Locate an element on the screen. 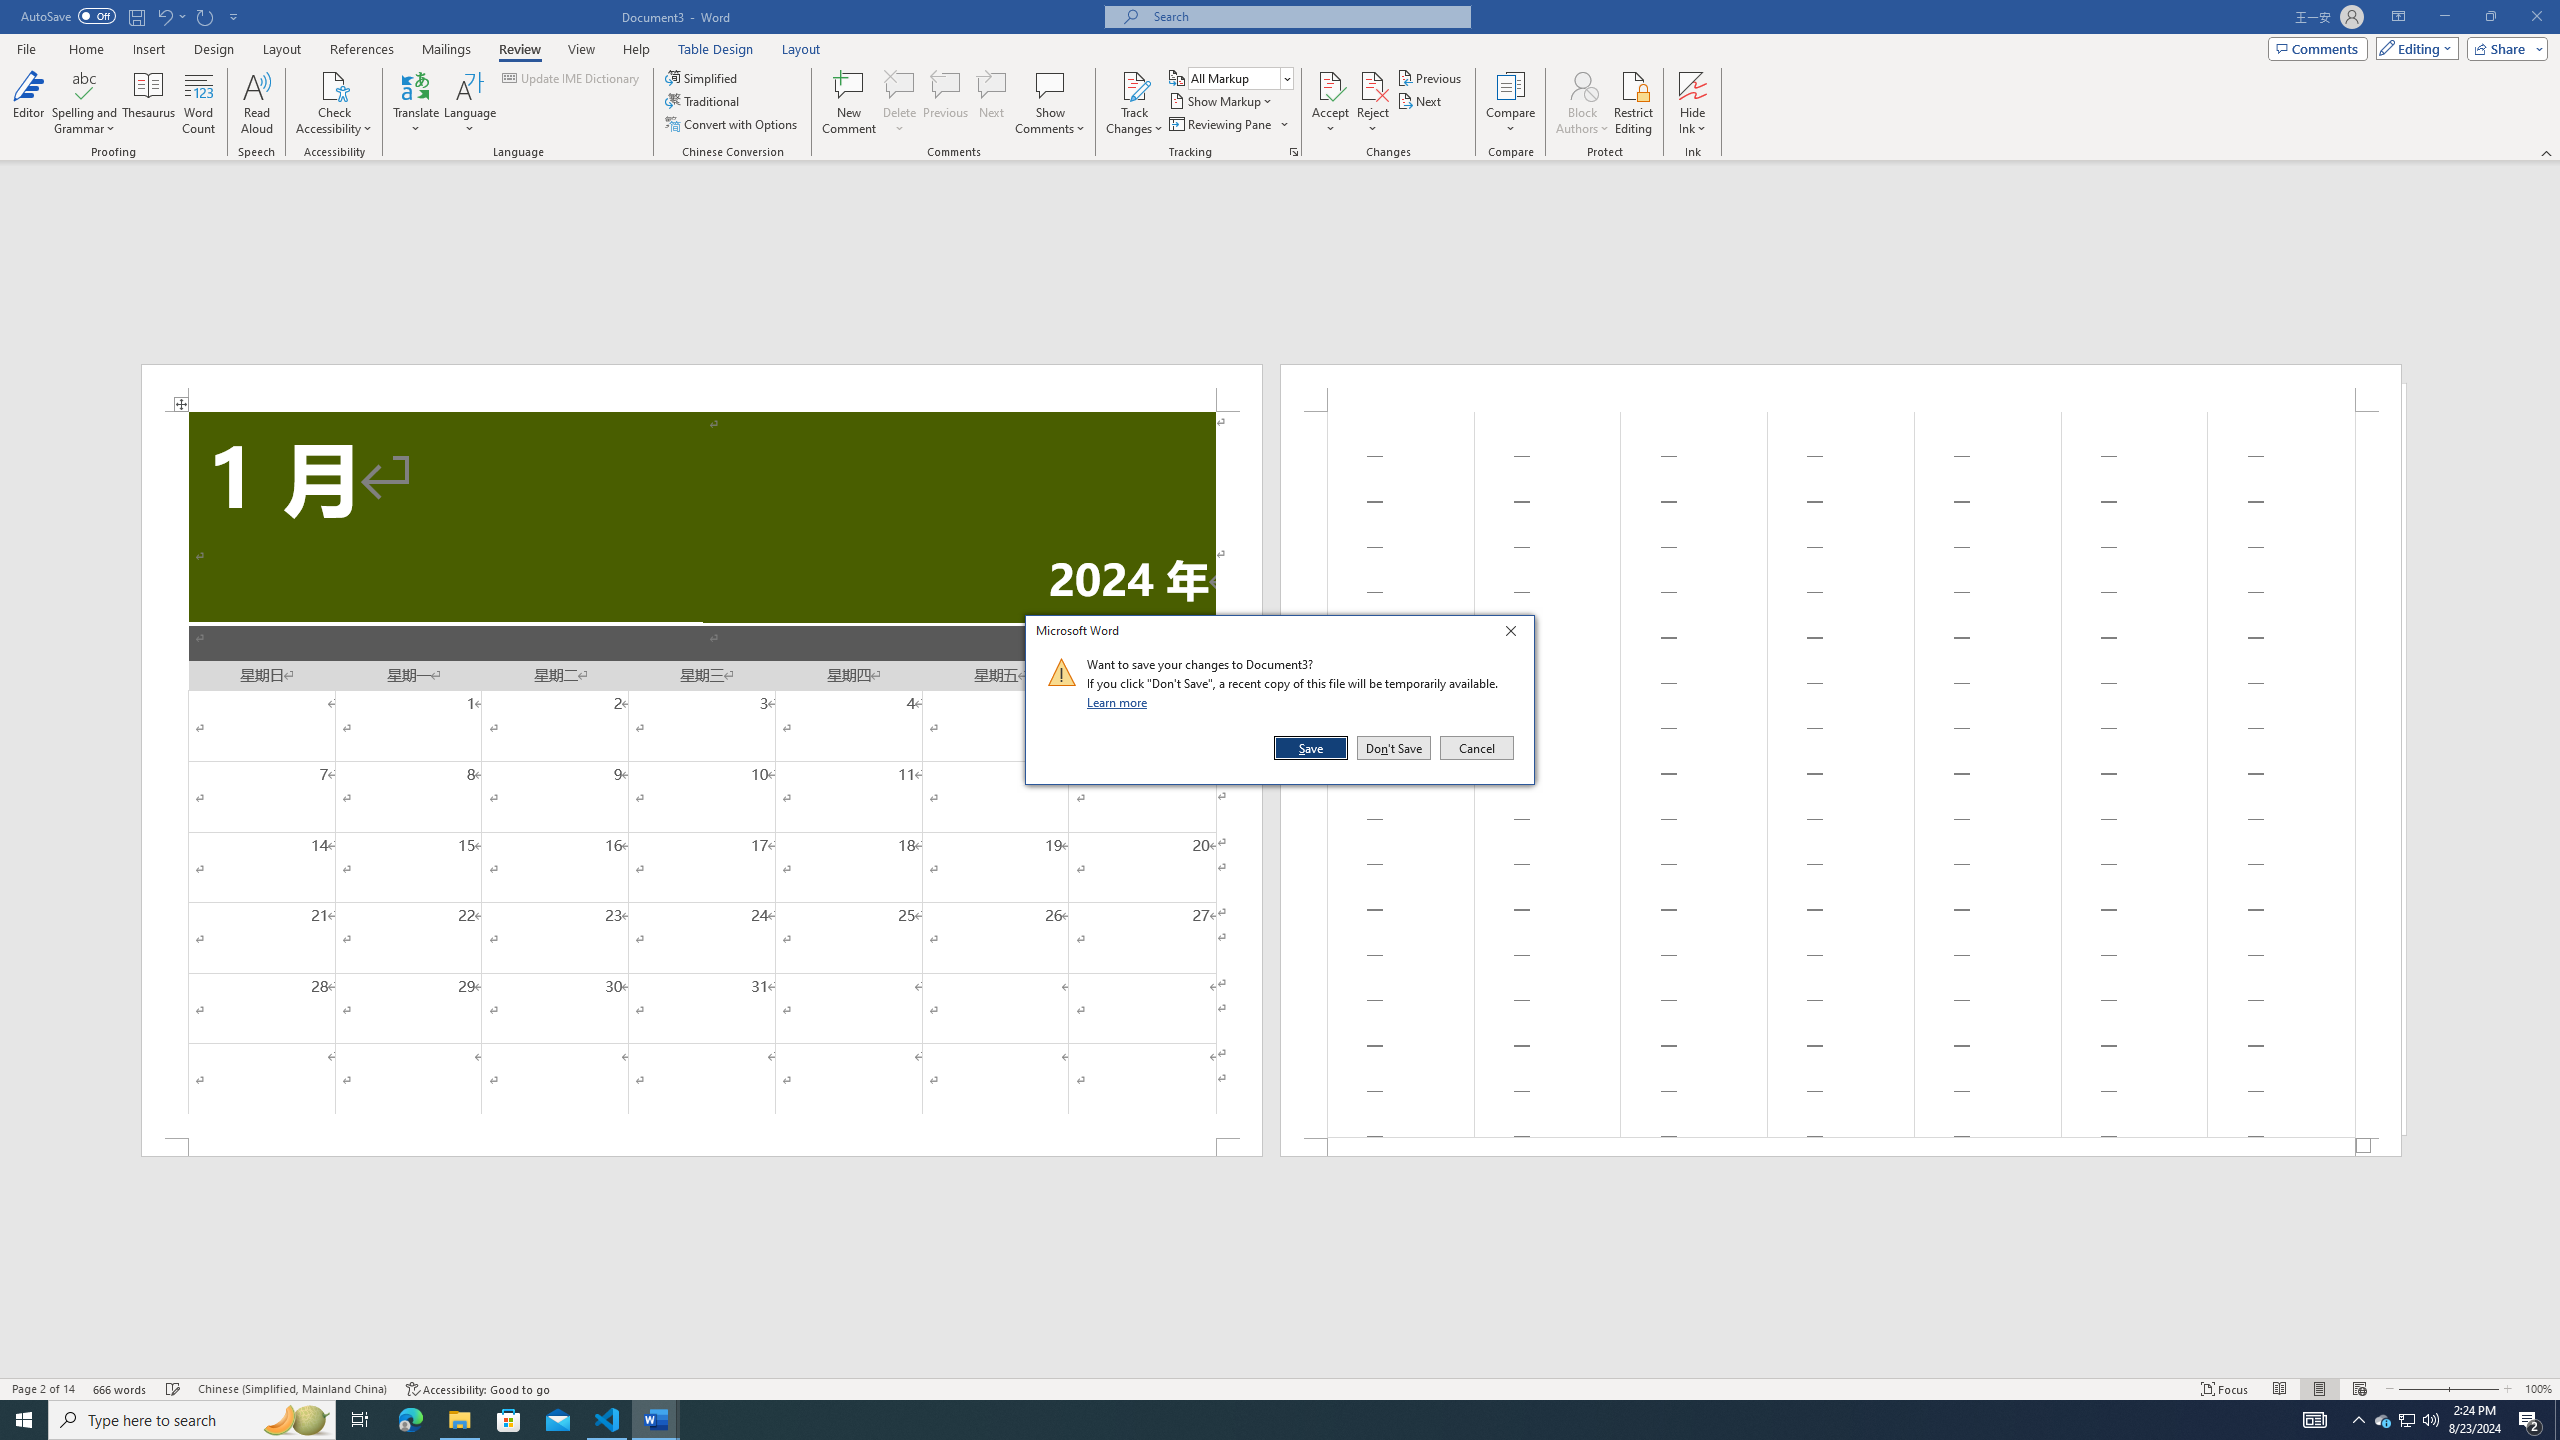 The image size is (2560, 1440). 'Block Authors' is located at coordinates (1582, 103).